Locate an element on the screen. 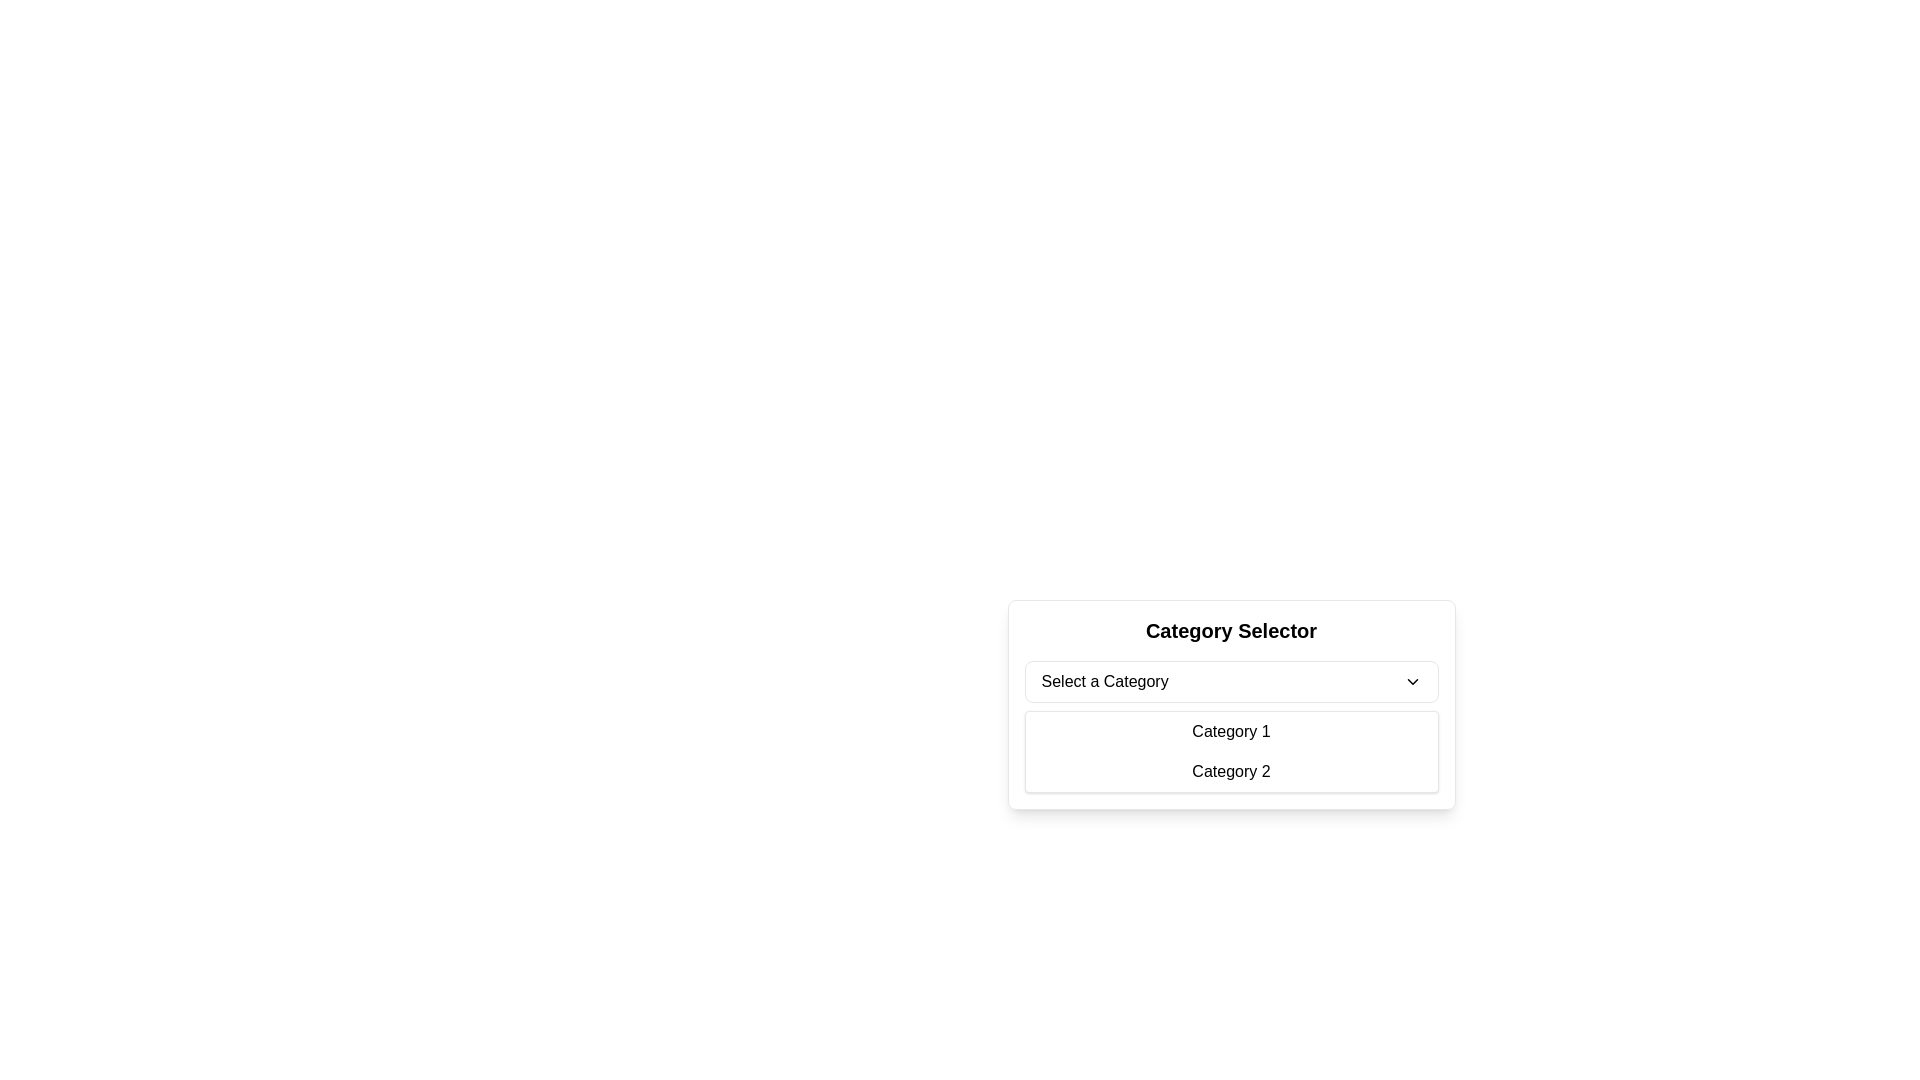  the 'Category 2' option in the List of selectable options, which is displayed vertically with 'Category 1' and 'Category 2' in a white card-like component is located at coordinates (1230, 752).